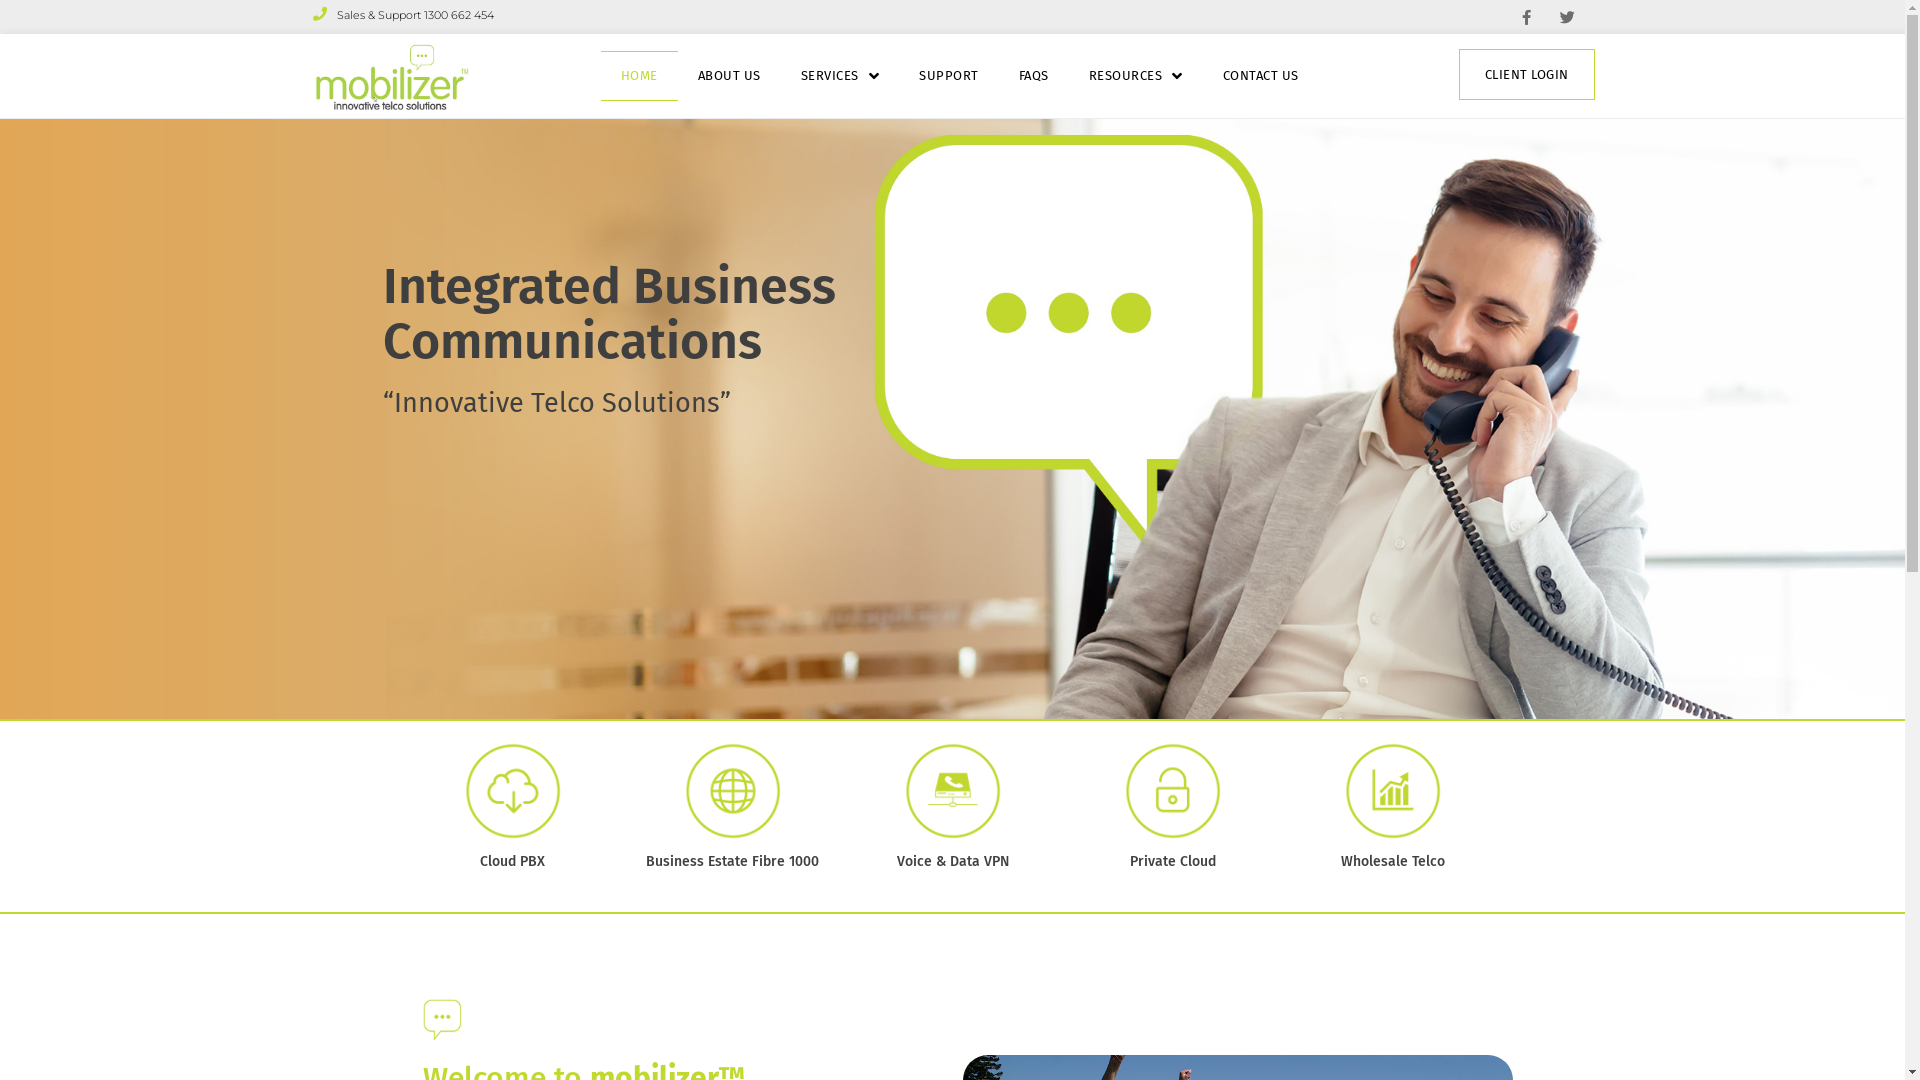 The height and width of the screenshot is (1080, 1920). What do you see at coordinates (1136, 75) in the screenshot?
I see `'RESOURCES'` at bounding box center [1136, 75].